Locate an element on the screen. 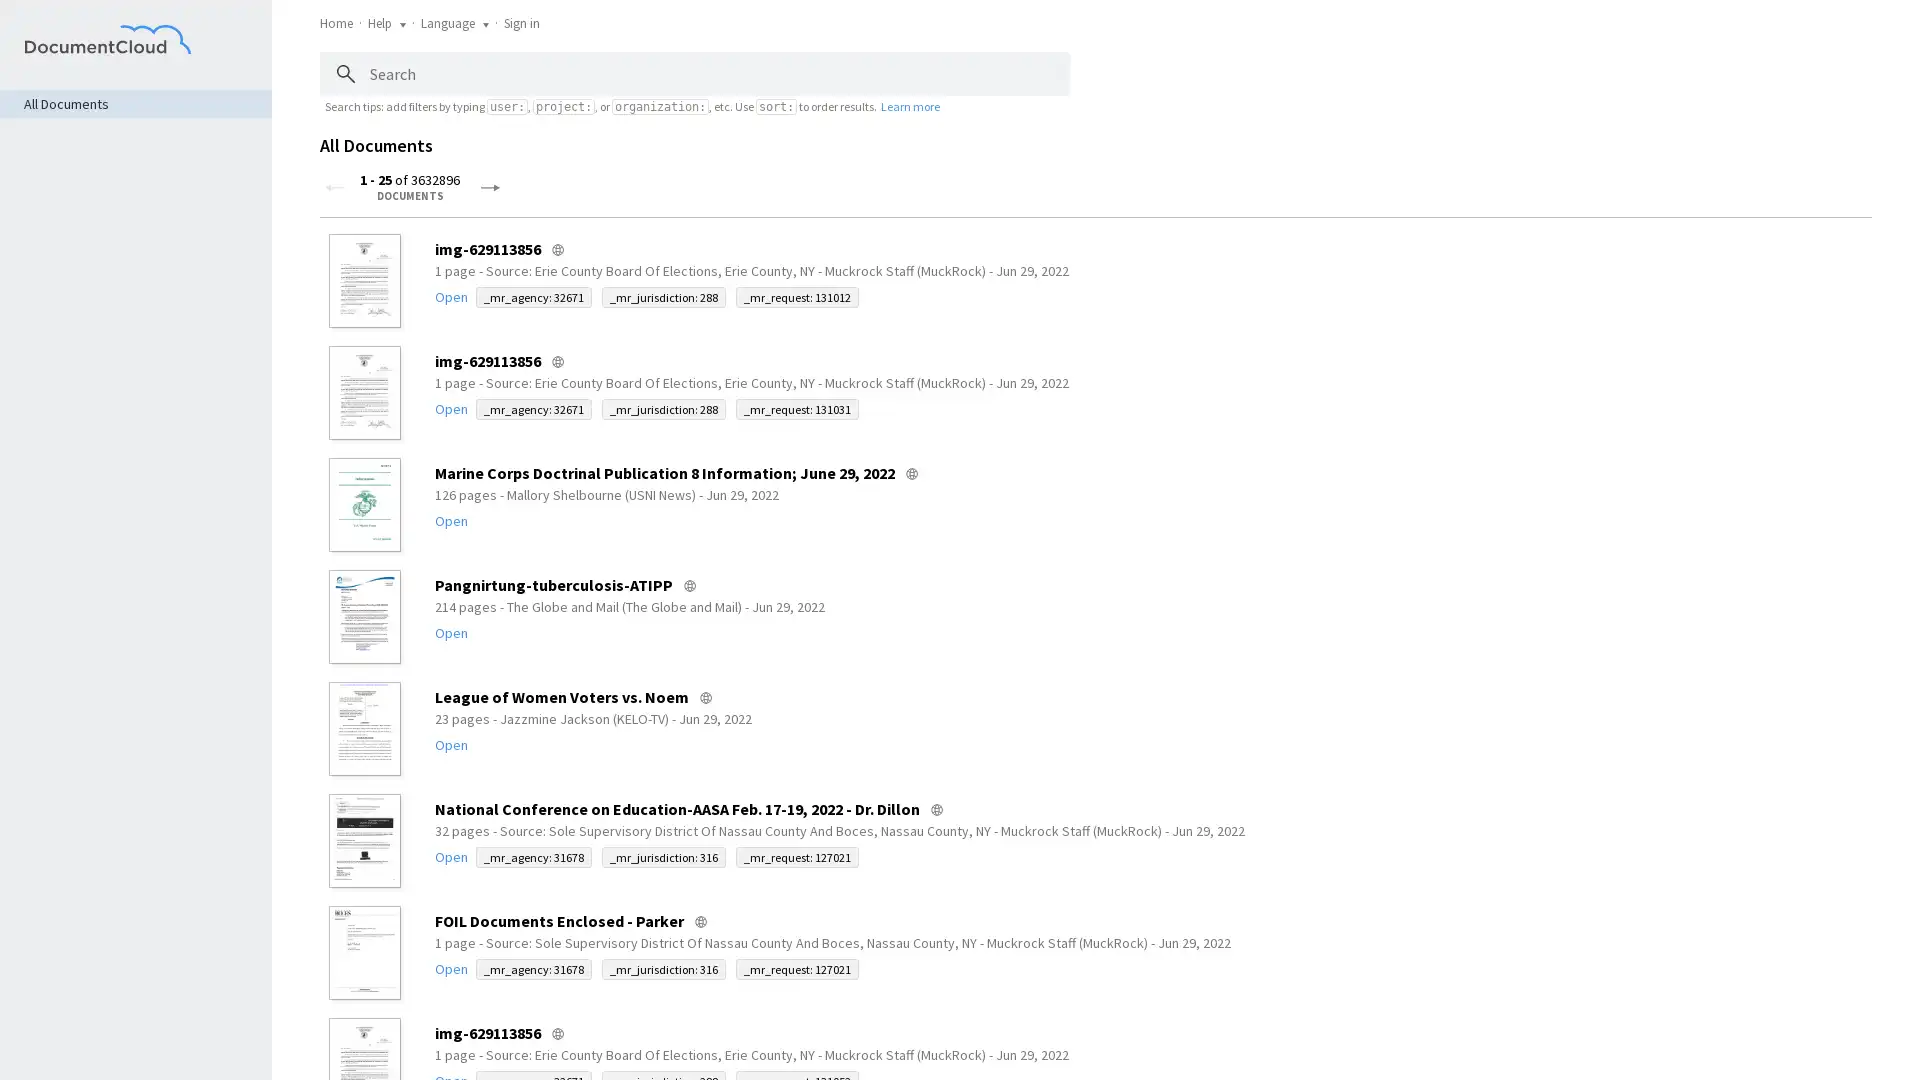  Open is located at coordinates (450, 967).